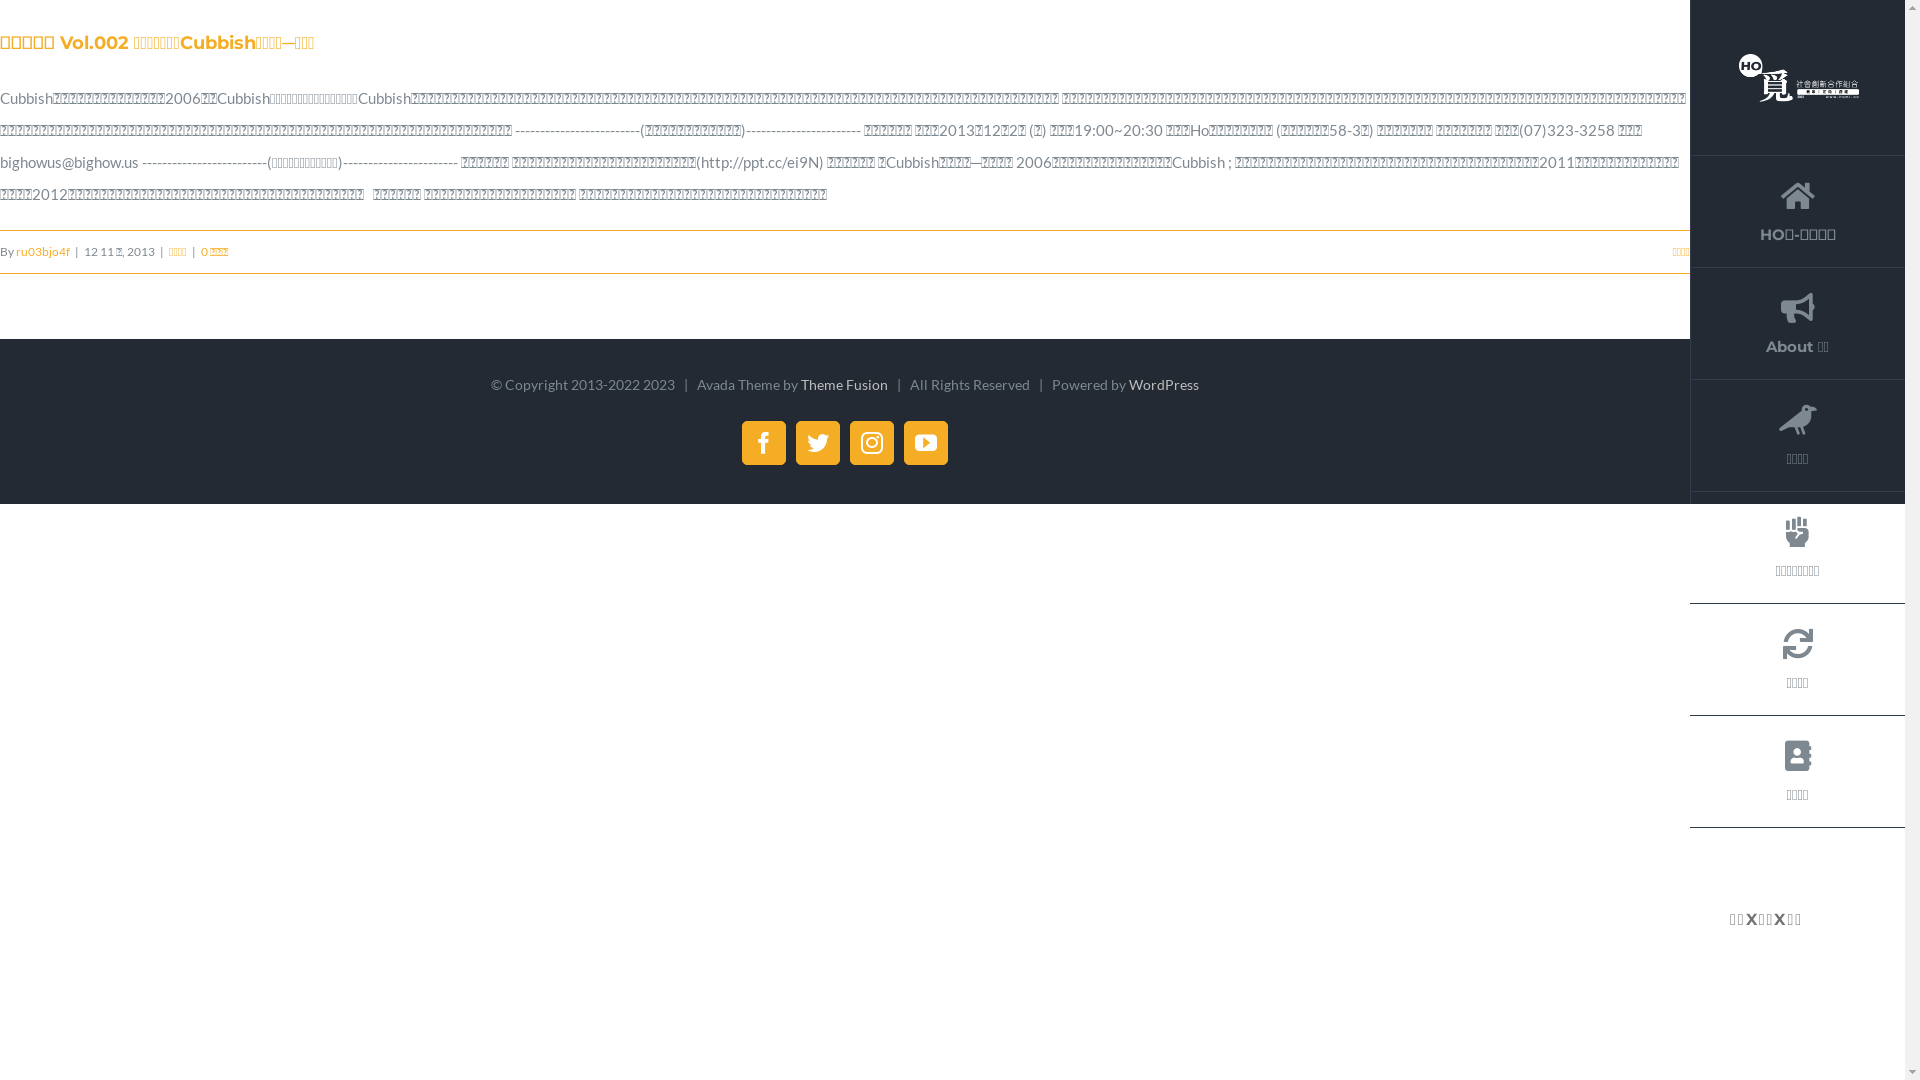 This screenshot has width=1920, height=1080. I want to click on 'Instagram', so click(872, 442).